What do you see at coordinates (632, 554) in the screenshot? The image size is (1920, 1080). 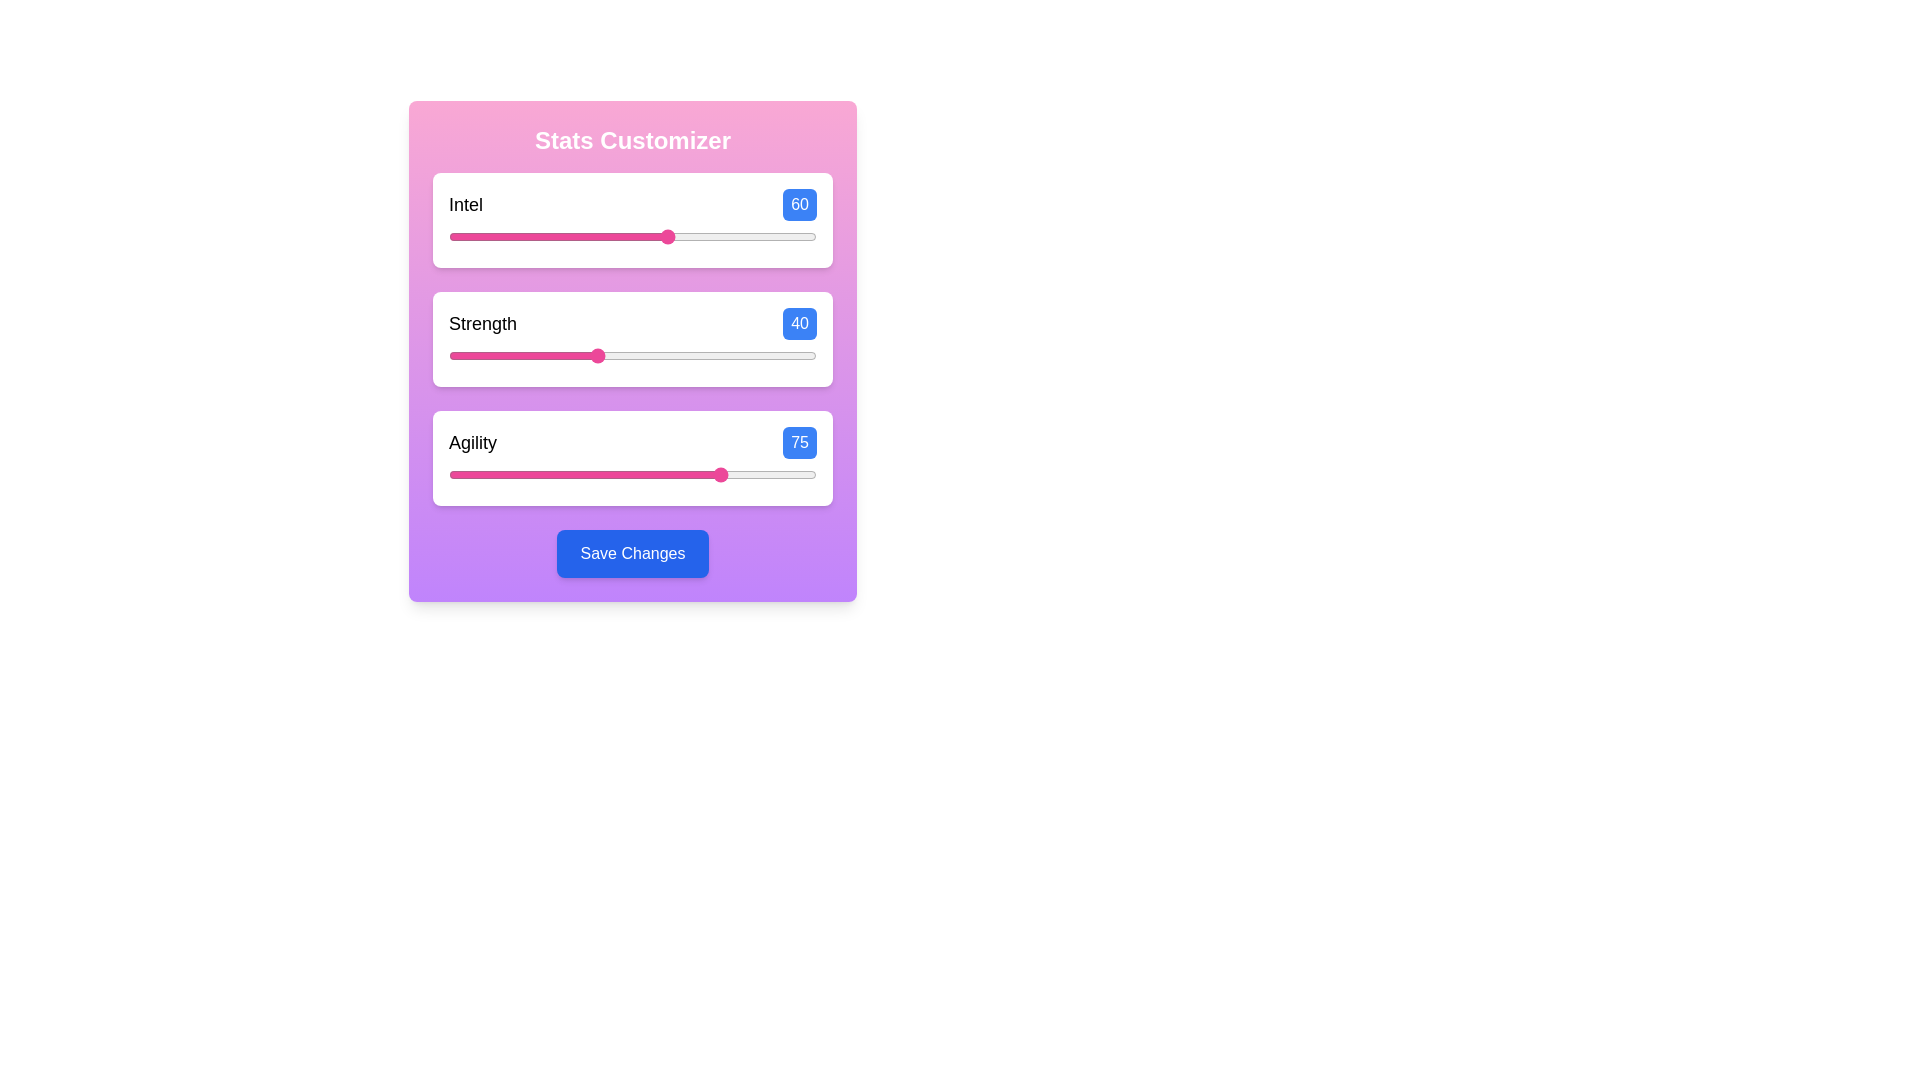 I see `the 'Save' button located at the bottom of the 'Stats Customizer' panel` at bounding box center [632, 554].